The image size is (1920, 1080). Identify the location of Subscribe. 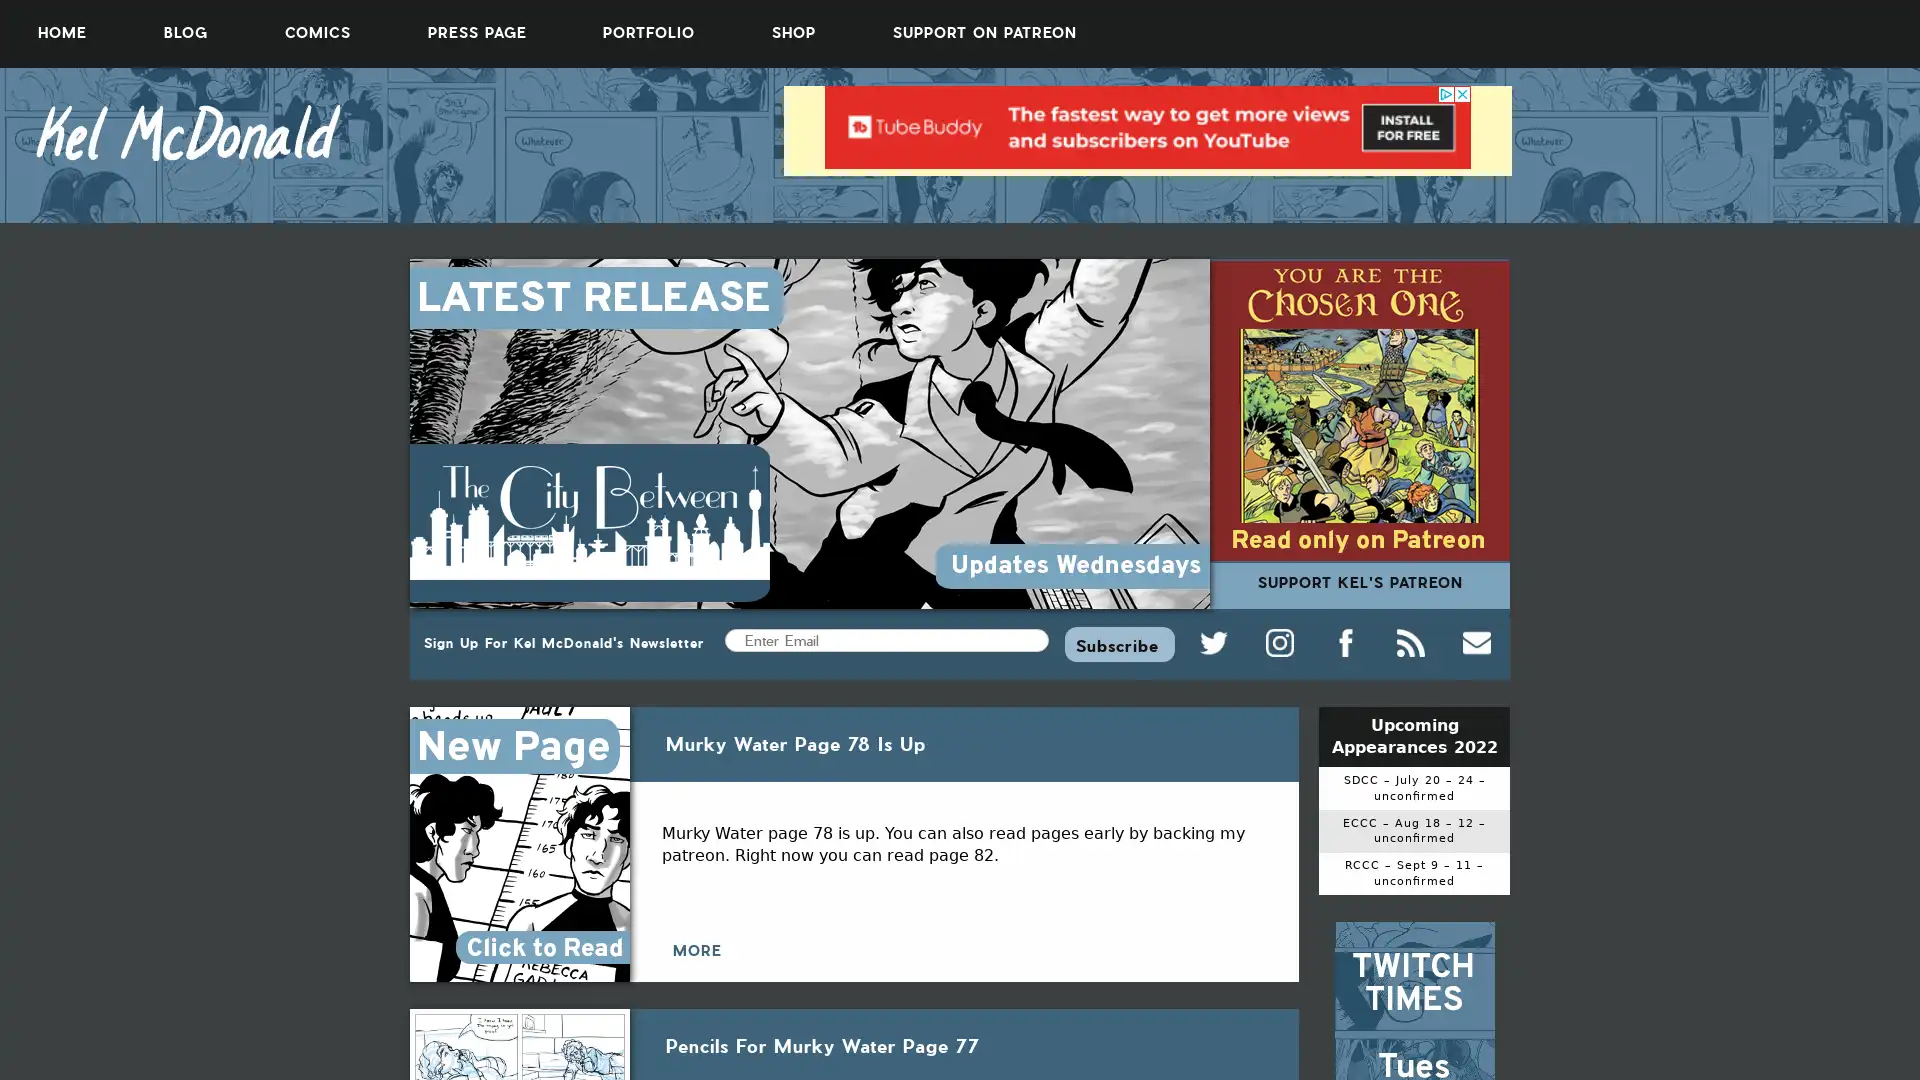
(1118, 643).